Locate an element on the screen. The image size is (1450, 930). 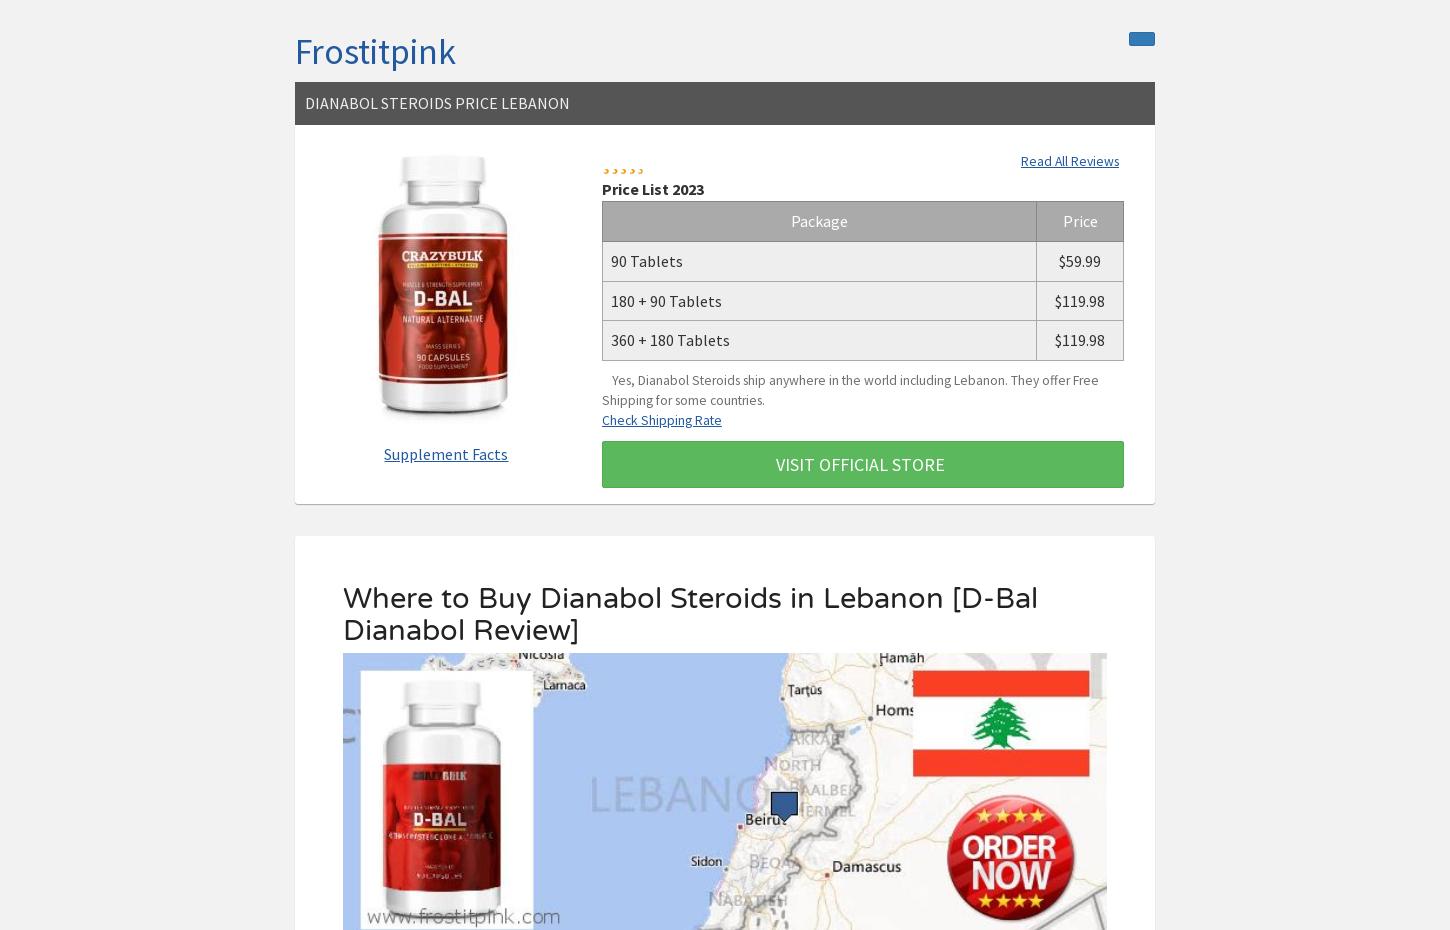
'Price List 2023' is located at coordinates (651, 187).